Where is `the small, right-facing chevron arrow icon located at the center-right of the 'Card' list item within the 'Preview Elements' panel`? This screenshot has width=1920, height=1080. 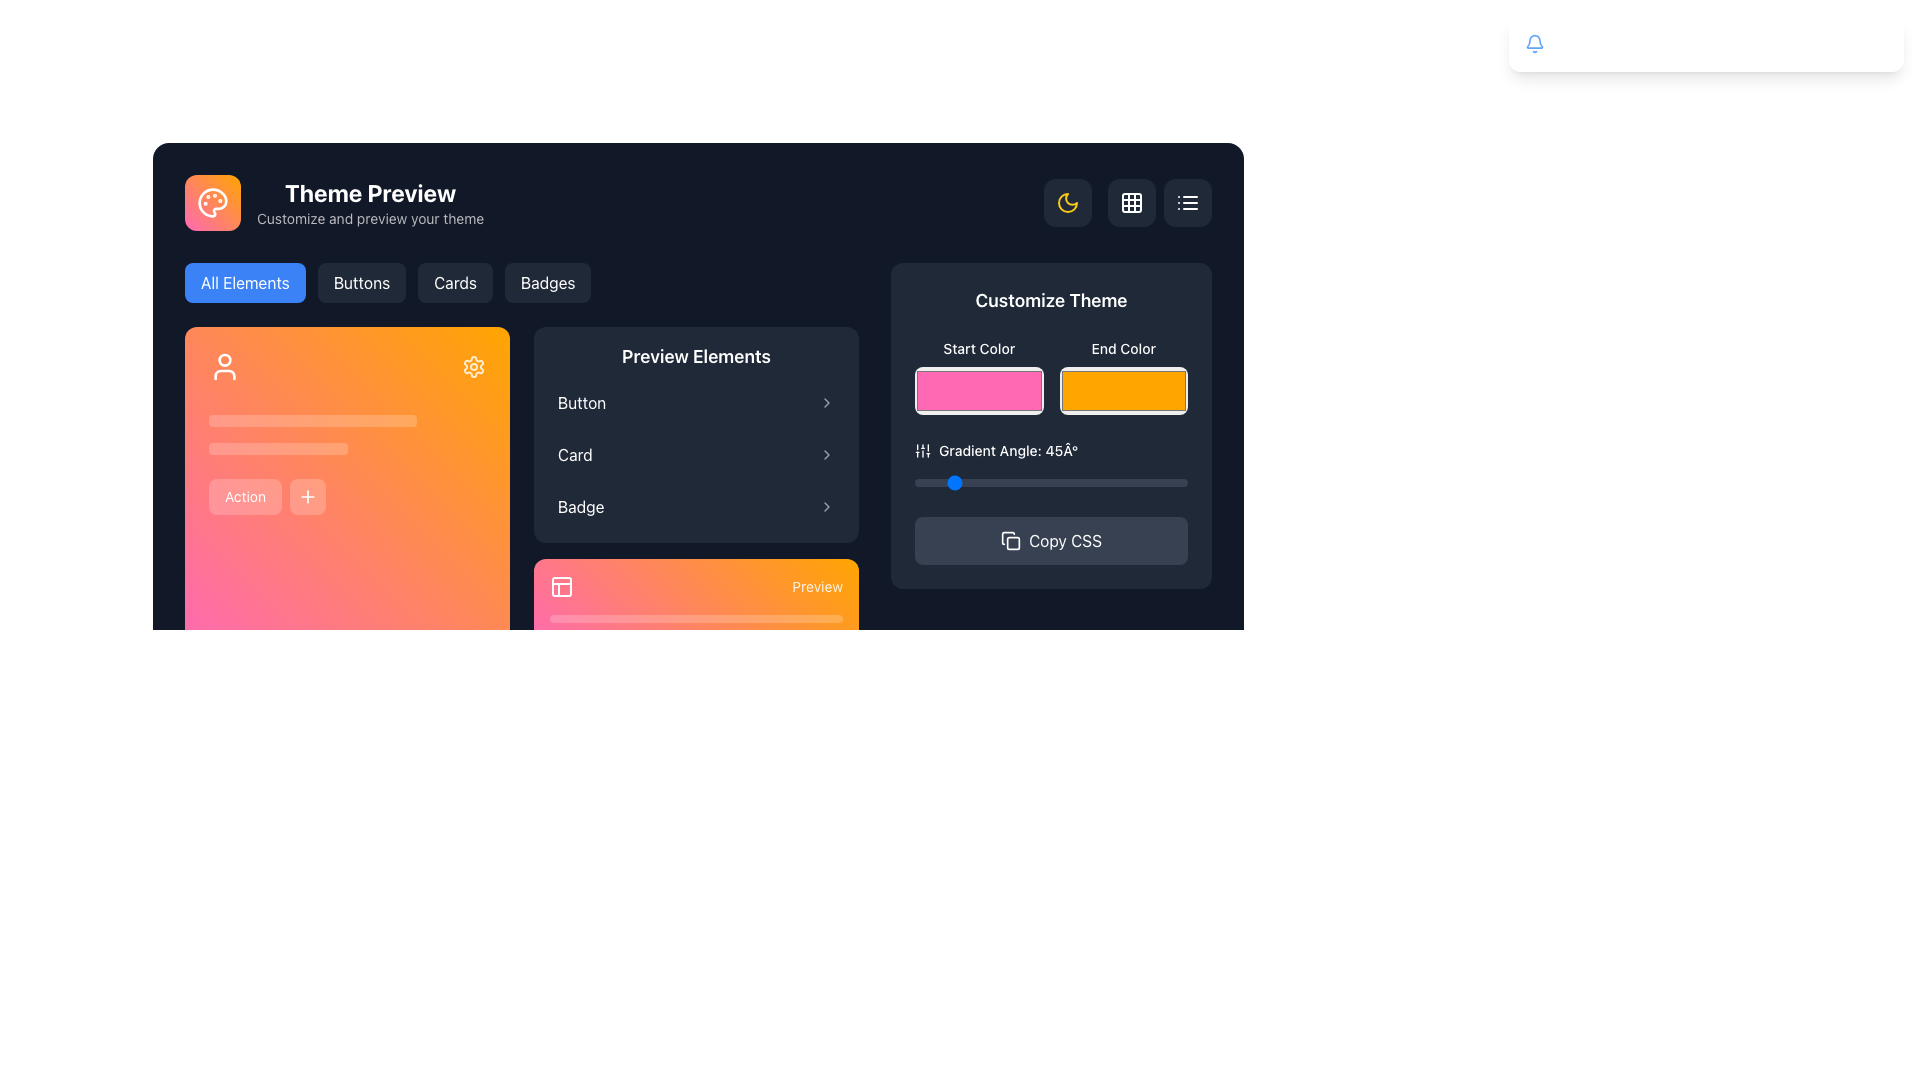
the small, right-facing chevron arrow icon located at the center-right of the 'Card' list item within the 'Preview Elements' panel is located at coordinates (826, 455).